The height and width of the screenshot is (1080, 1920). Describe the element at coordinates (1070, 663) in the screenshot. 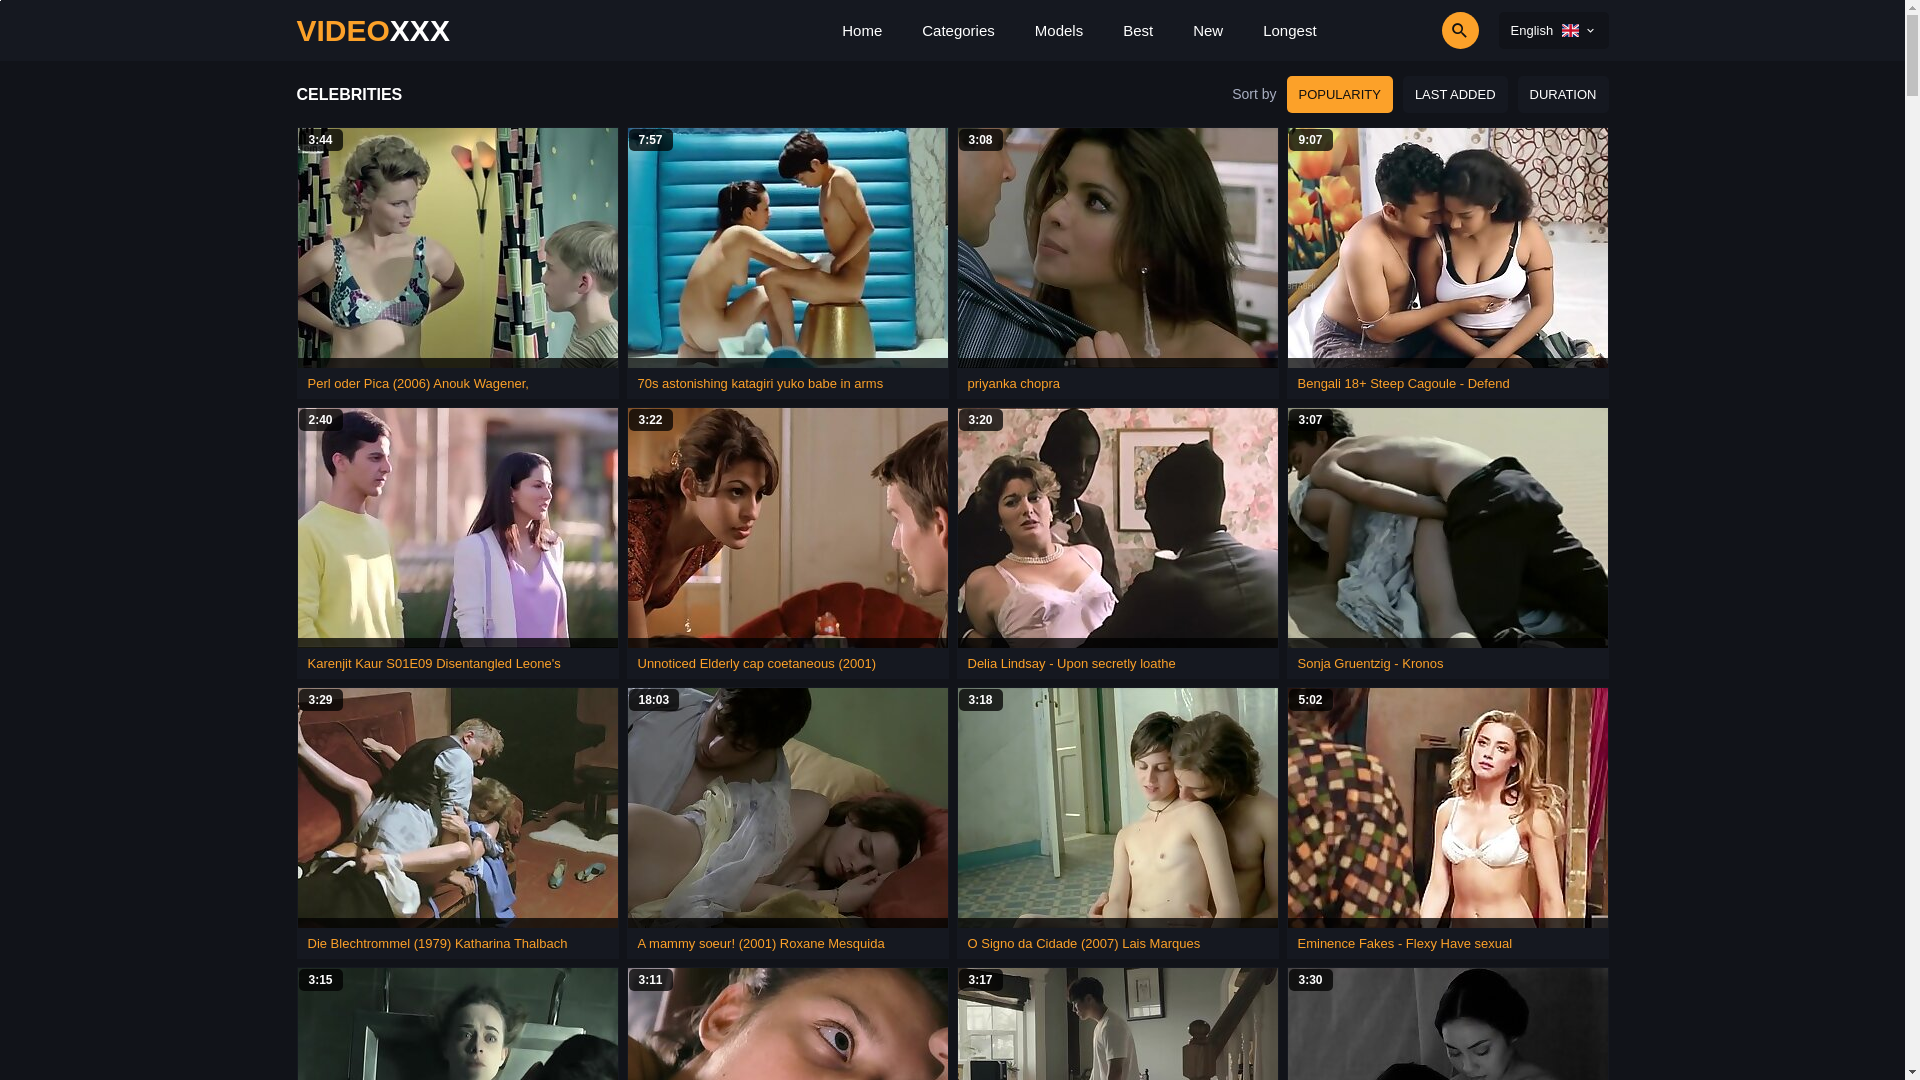

I see `'Delia Lindsay - Upon secretly loathe'` at that location.